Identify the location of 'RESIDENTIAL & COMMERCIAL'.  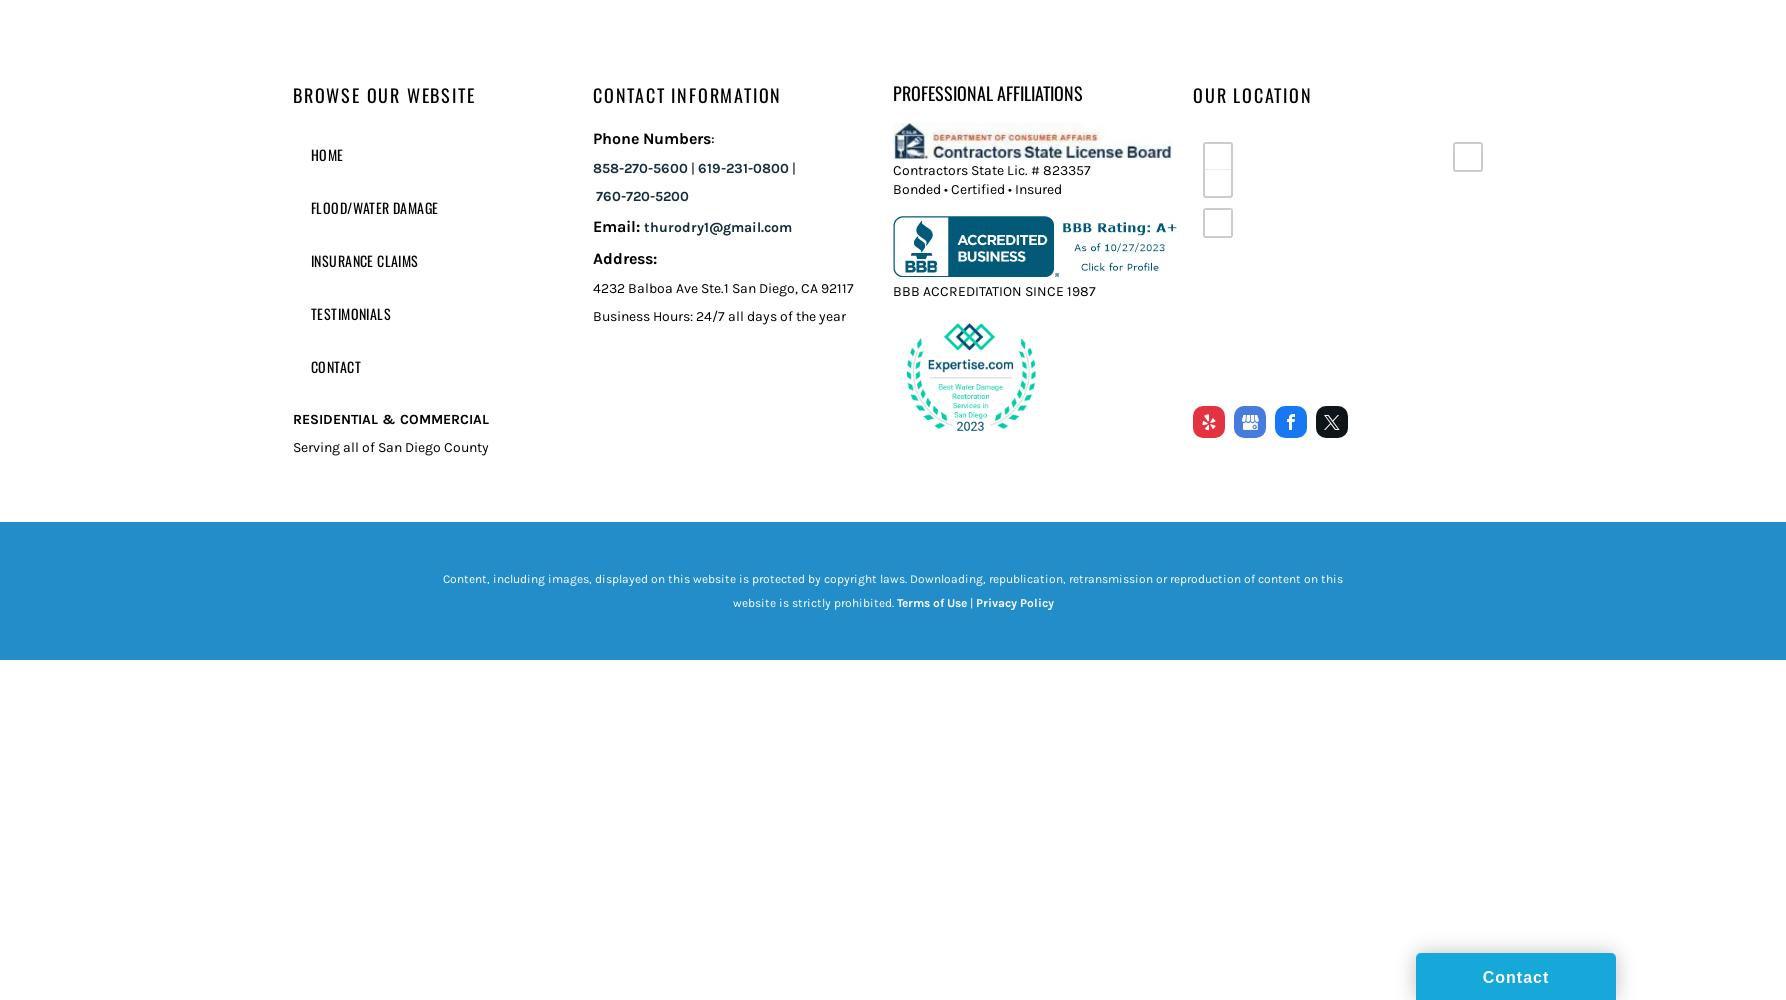
(390, 419).